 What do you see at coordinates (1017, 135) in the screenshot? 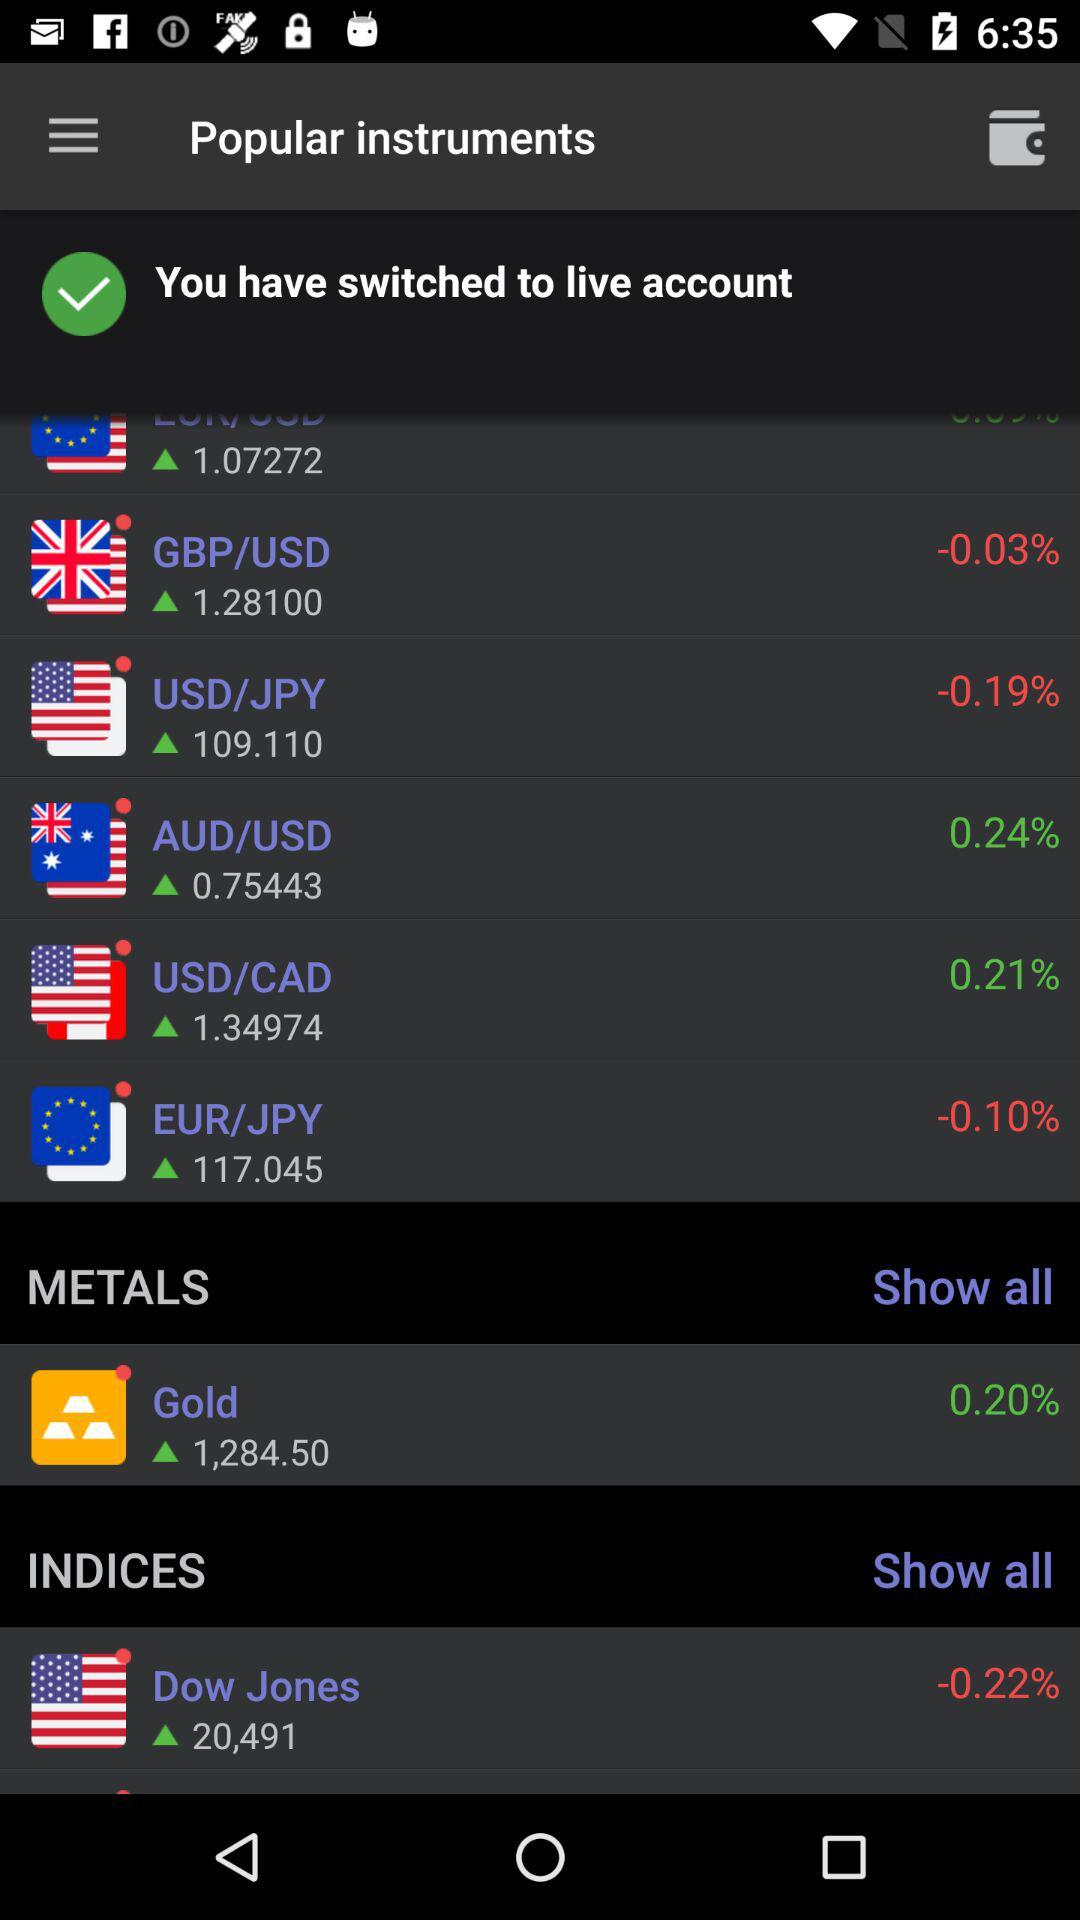
I see `other instruments` at bounding box center [1017, 135].